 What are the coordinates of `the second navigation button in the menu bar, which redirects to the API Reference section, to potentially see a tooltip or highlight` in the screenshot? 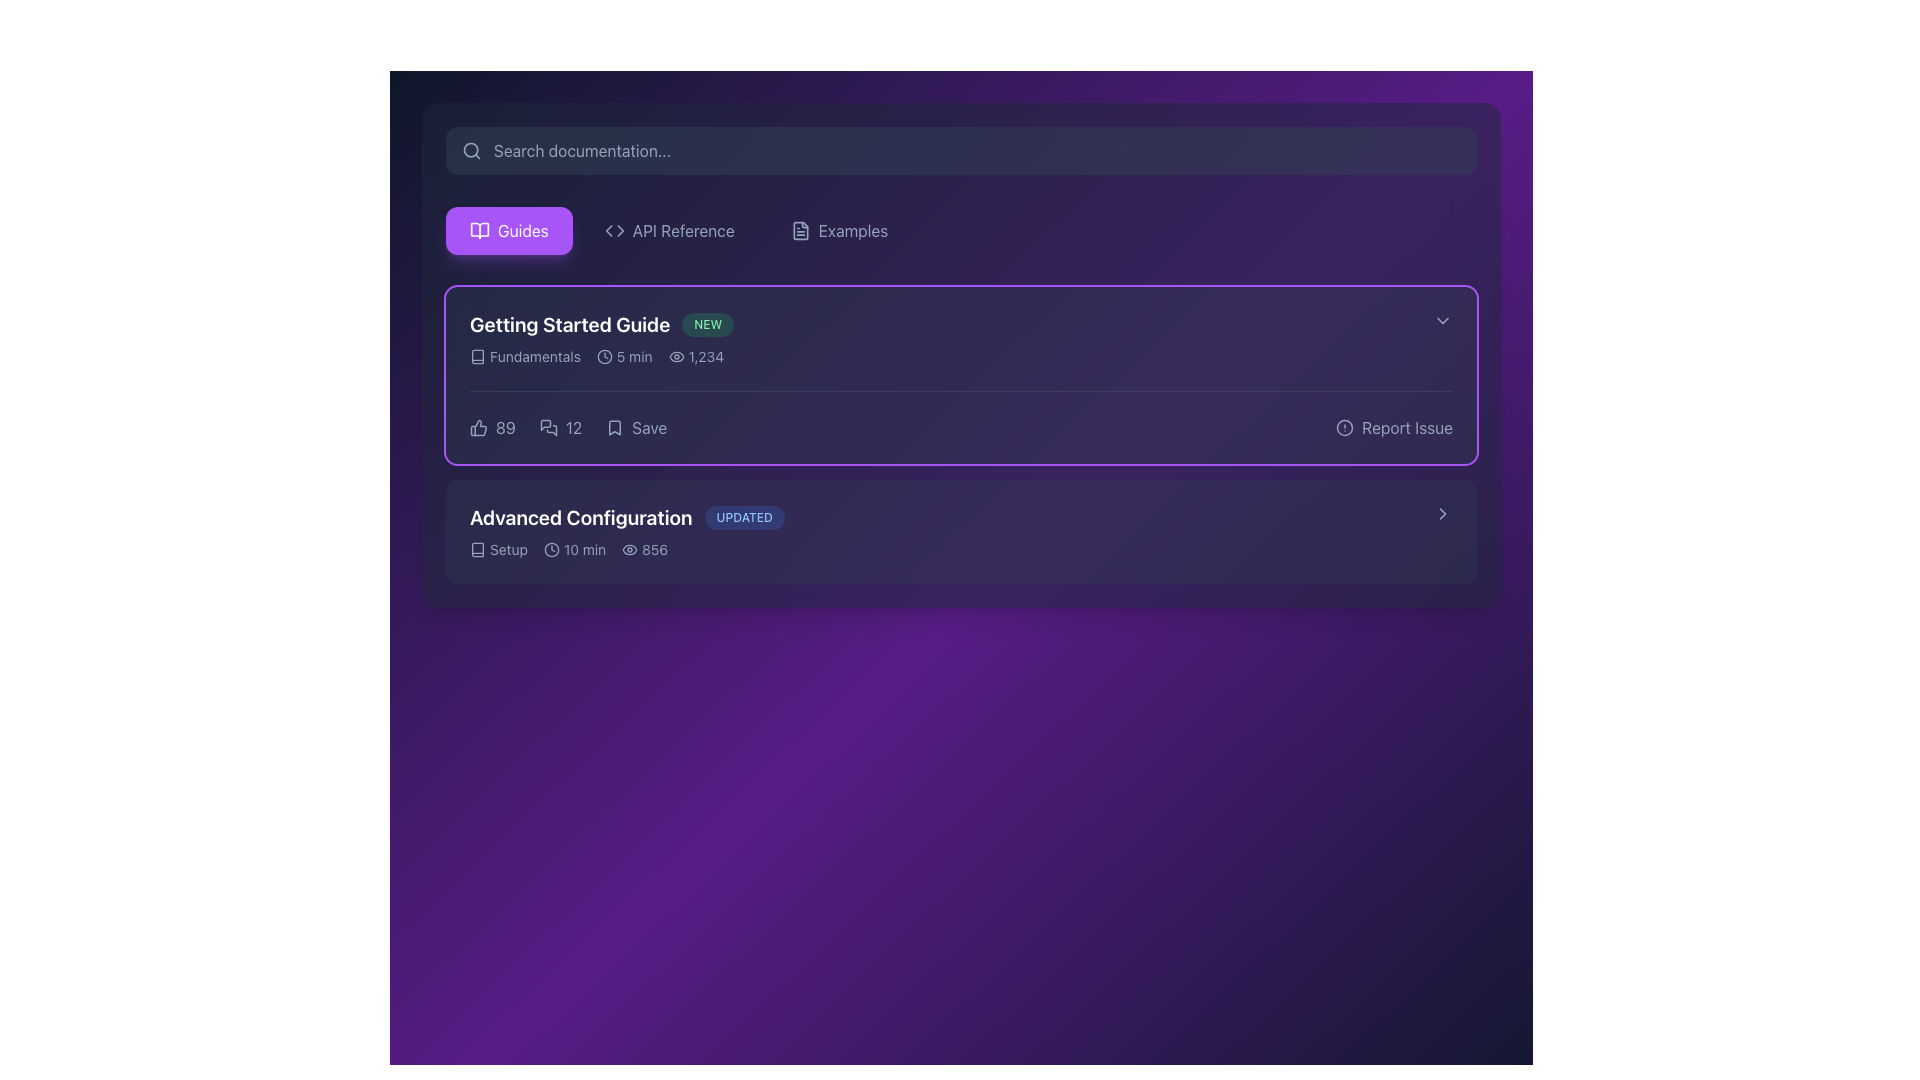 It's located at (683, 230).